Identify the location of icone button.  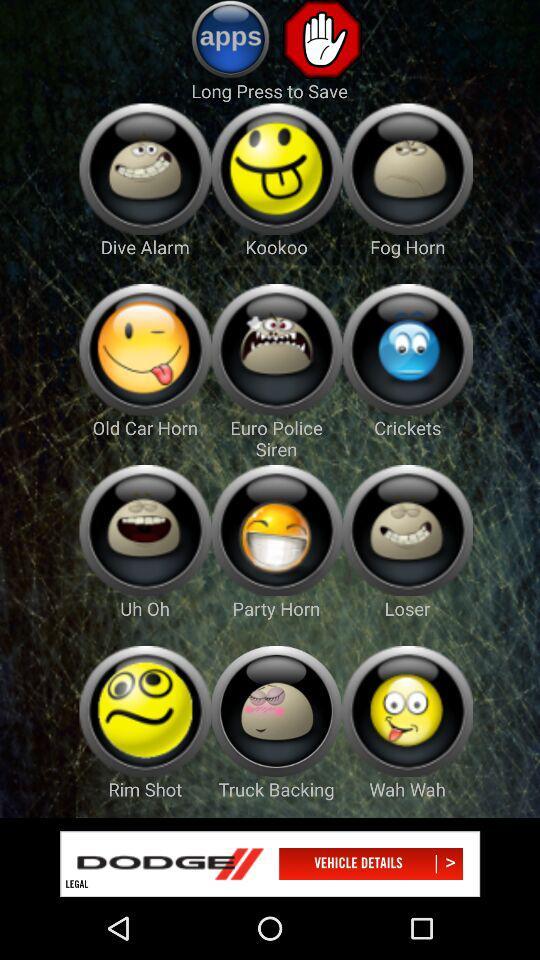
(406, 529).